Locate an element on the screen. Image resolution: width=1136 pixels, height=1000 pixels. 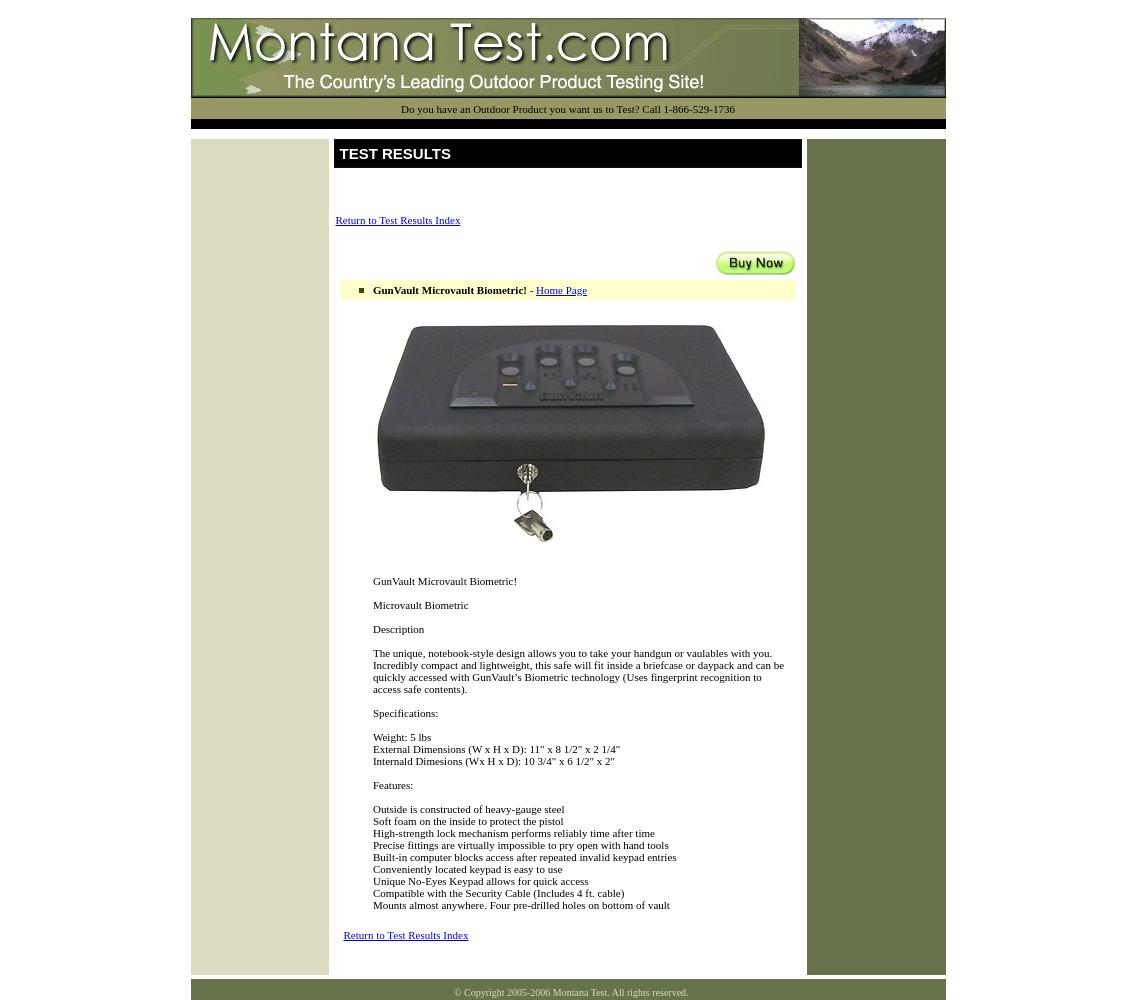
'Home Page' is located at coordinates (534, 290).